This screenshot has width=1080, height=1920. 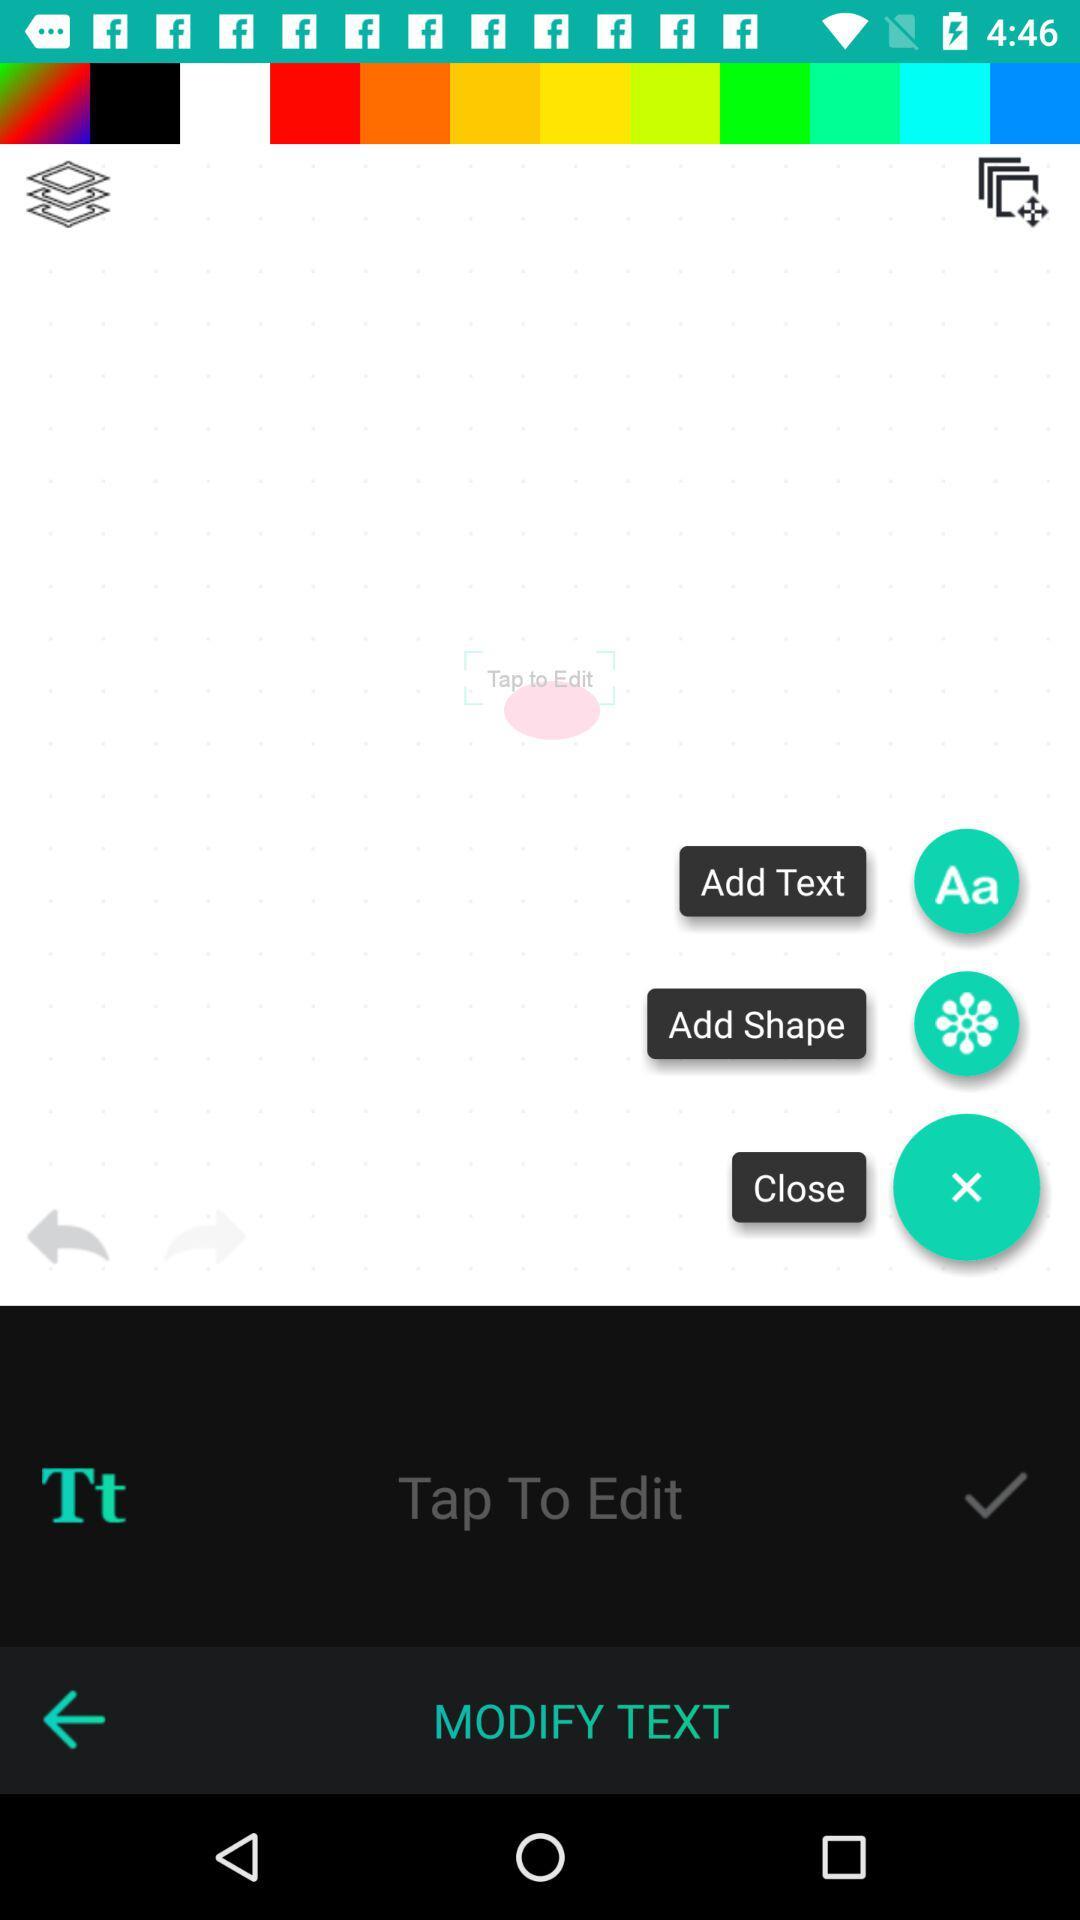 I want to click on a layer, so click(x=67, y=194).